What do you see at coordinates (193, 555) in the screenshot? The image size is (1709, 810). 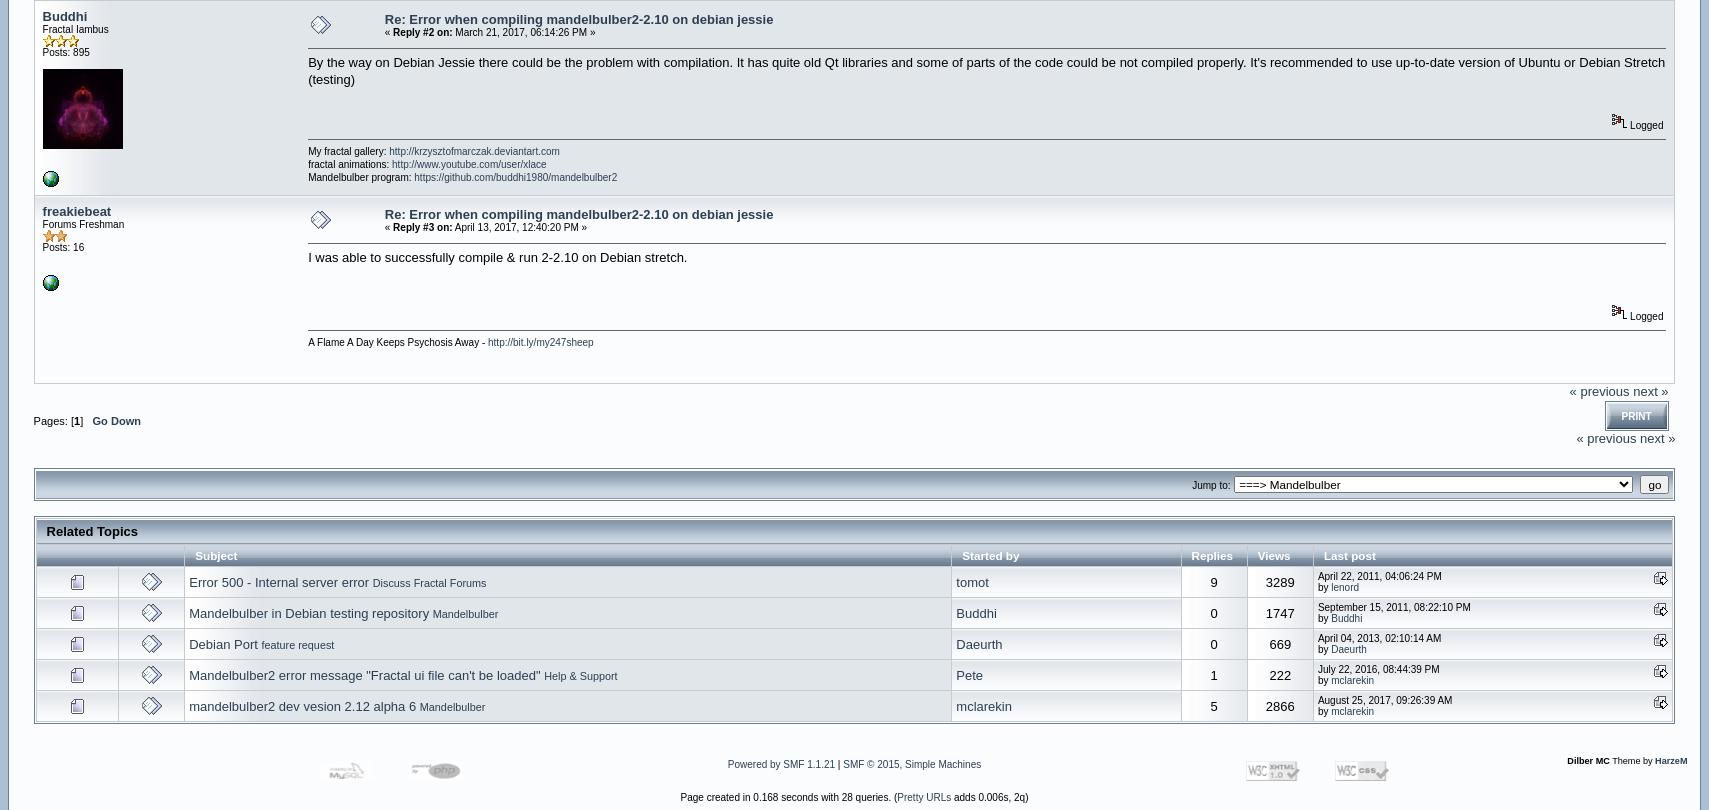 I see `'Subject'` at bounding box center [193, 555].